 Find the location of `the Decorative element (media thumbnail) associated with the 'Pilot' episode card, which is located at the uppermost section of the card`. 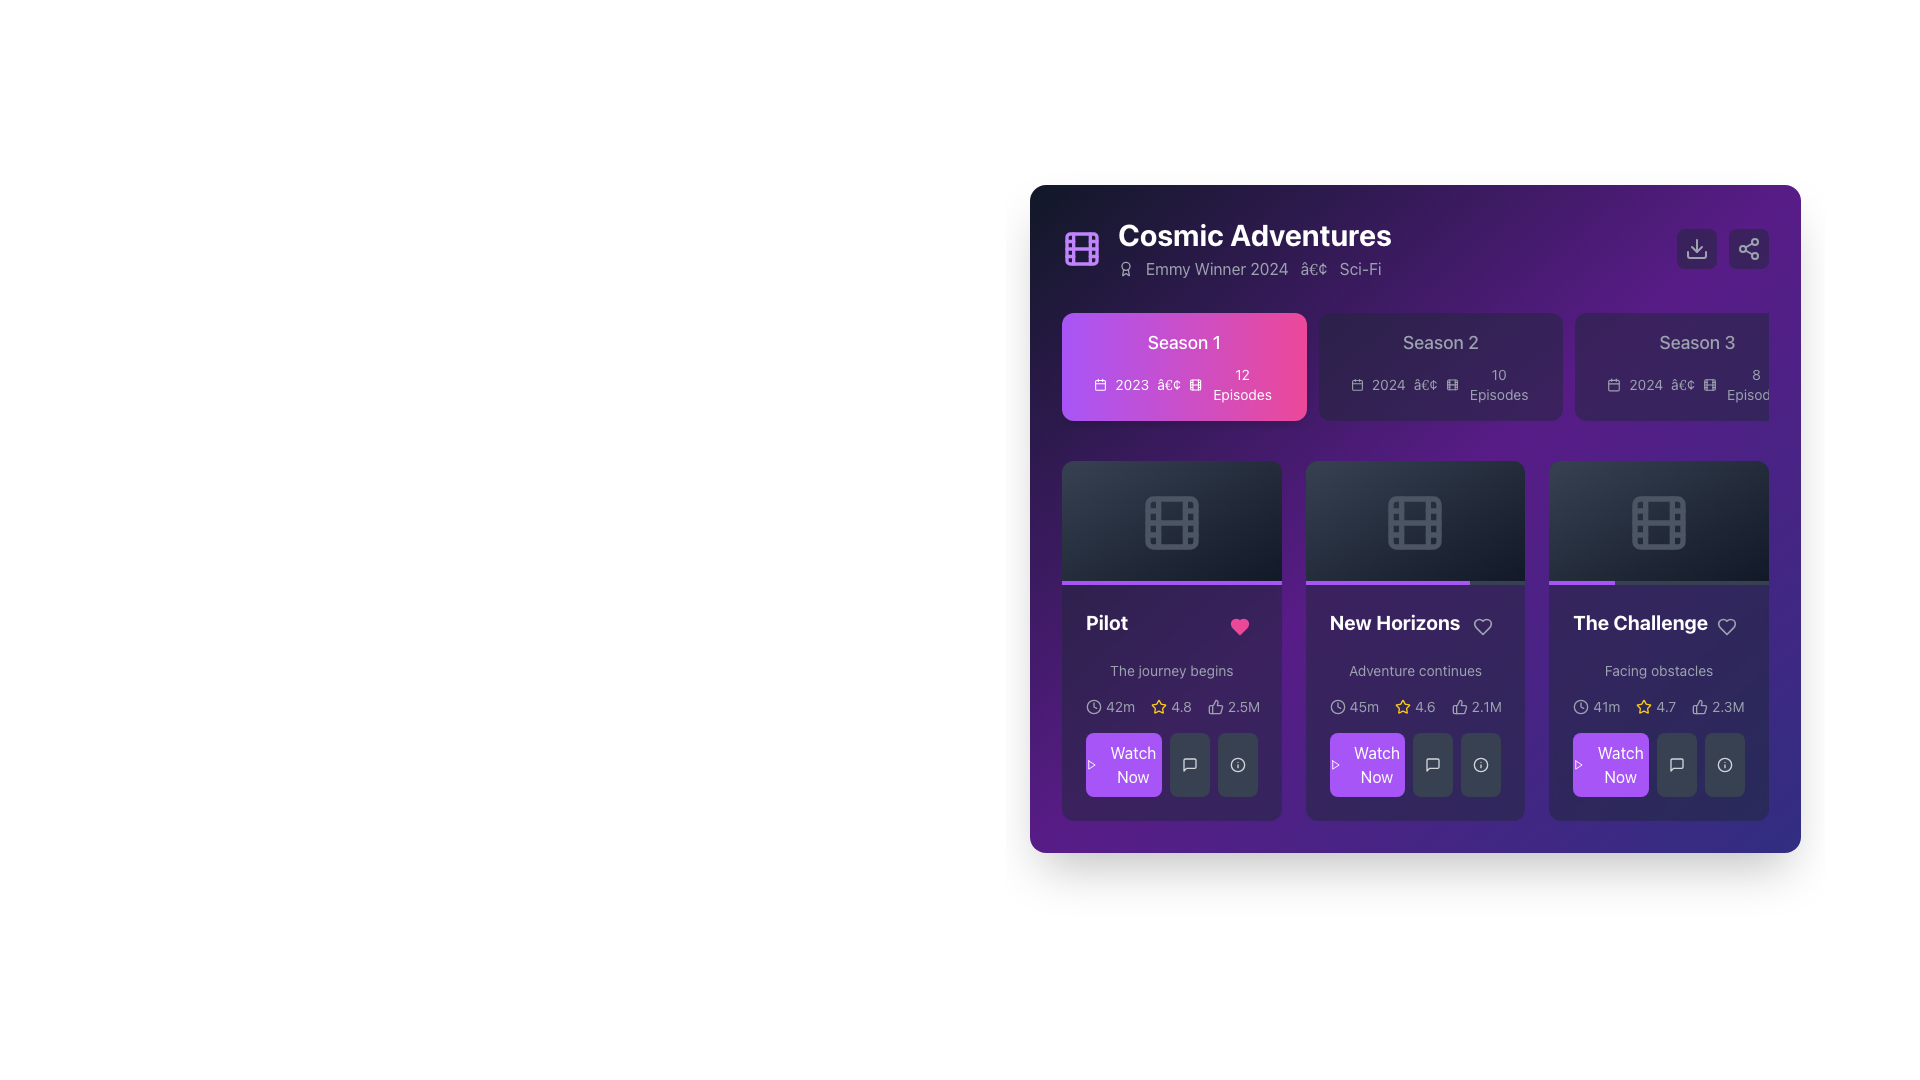

the Decorative element (media thumbnail) associated with the 'Pilot' episode card, which is located at the uppermost section of the card is located at coordinates (1171, 521).